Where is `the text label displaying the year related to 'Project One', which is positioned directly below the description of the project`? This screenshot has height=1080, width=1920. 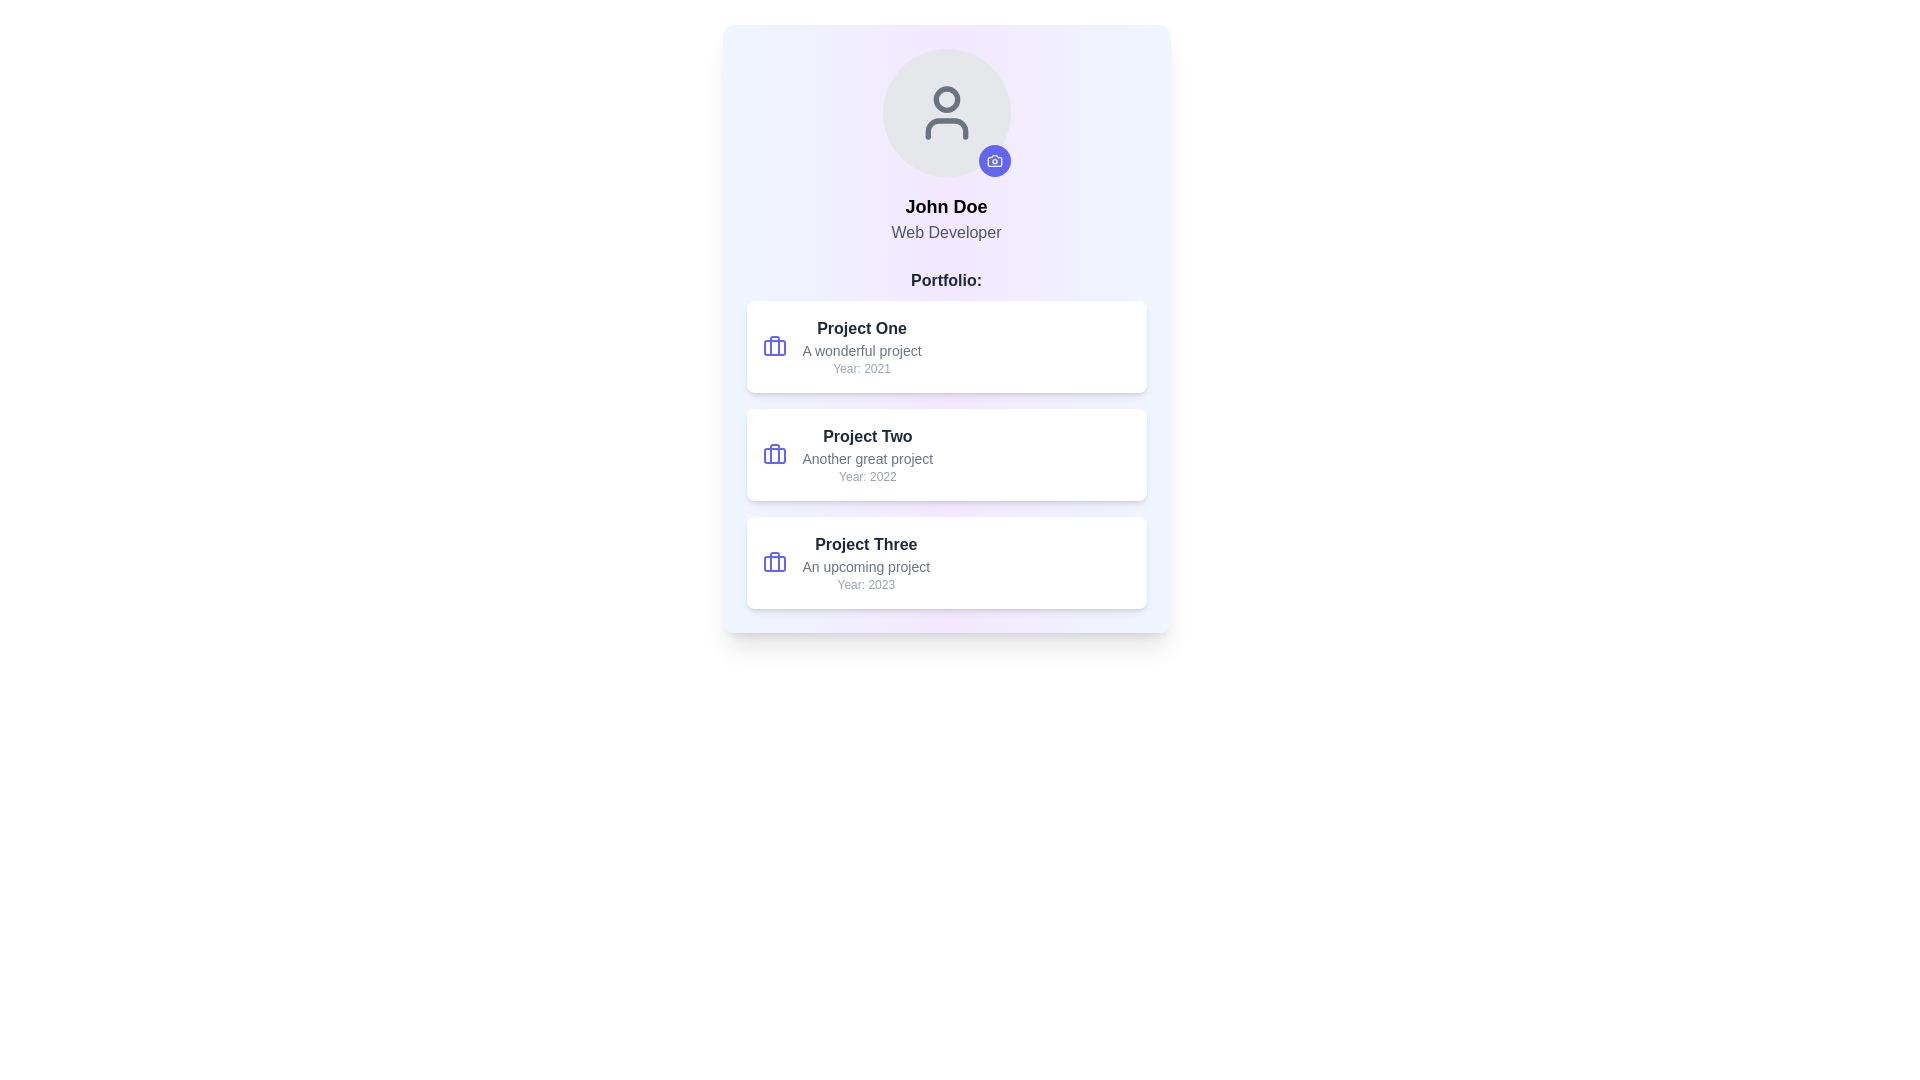 the text label displaying the year related to 'Project One', which is positioned directly below the description of the project is located at coordinates (862, 369).